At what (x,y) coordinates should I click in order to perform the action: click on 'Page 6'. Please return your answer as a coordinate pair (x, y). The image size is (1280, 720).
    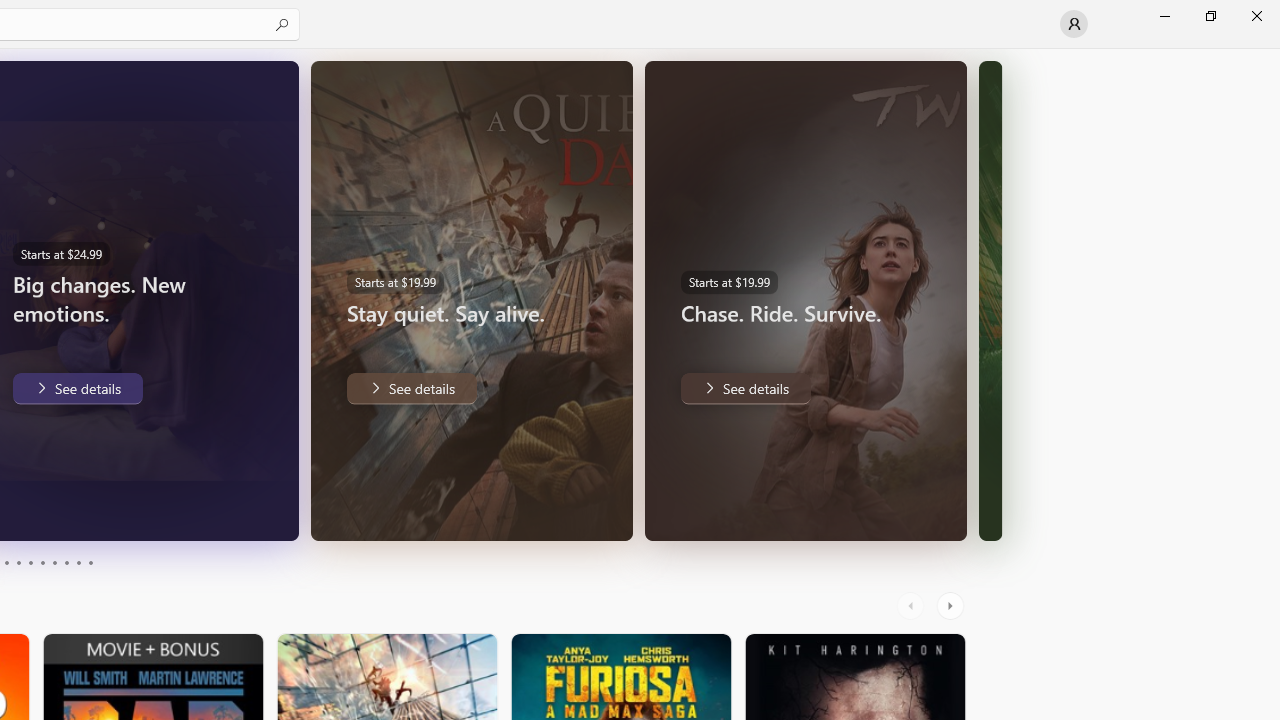
    Looking at the image, I should click on (42, 563).